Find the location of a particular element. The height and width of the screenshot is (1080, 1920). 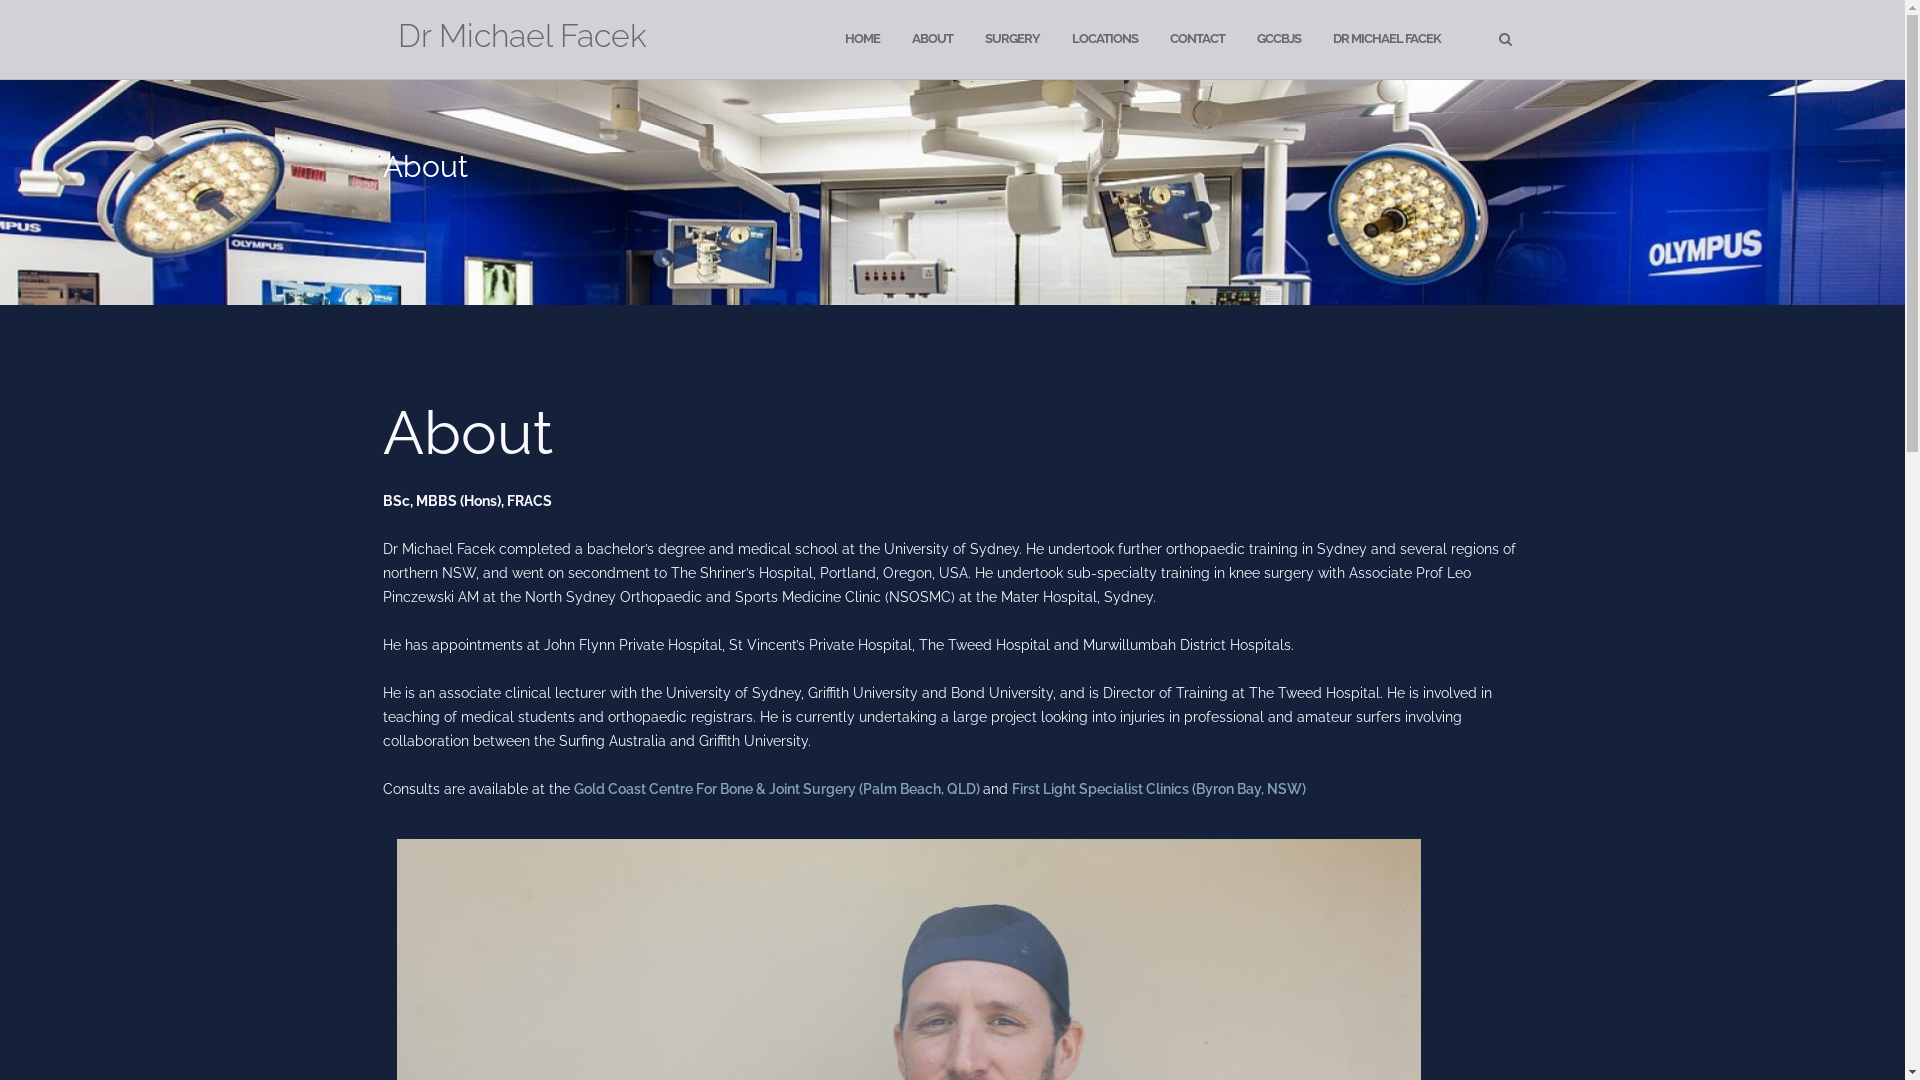

'DR MICHAEL FACEK' is located at coordinates (1385, 39).